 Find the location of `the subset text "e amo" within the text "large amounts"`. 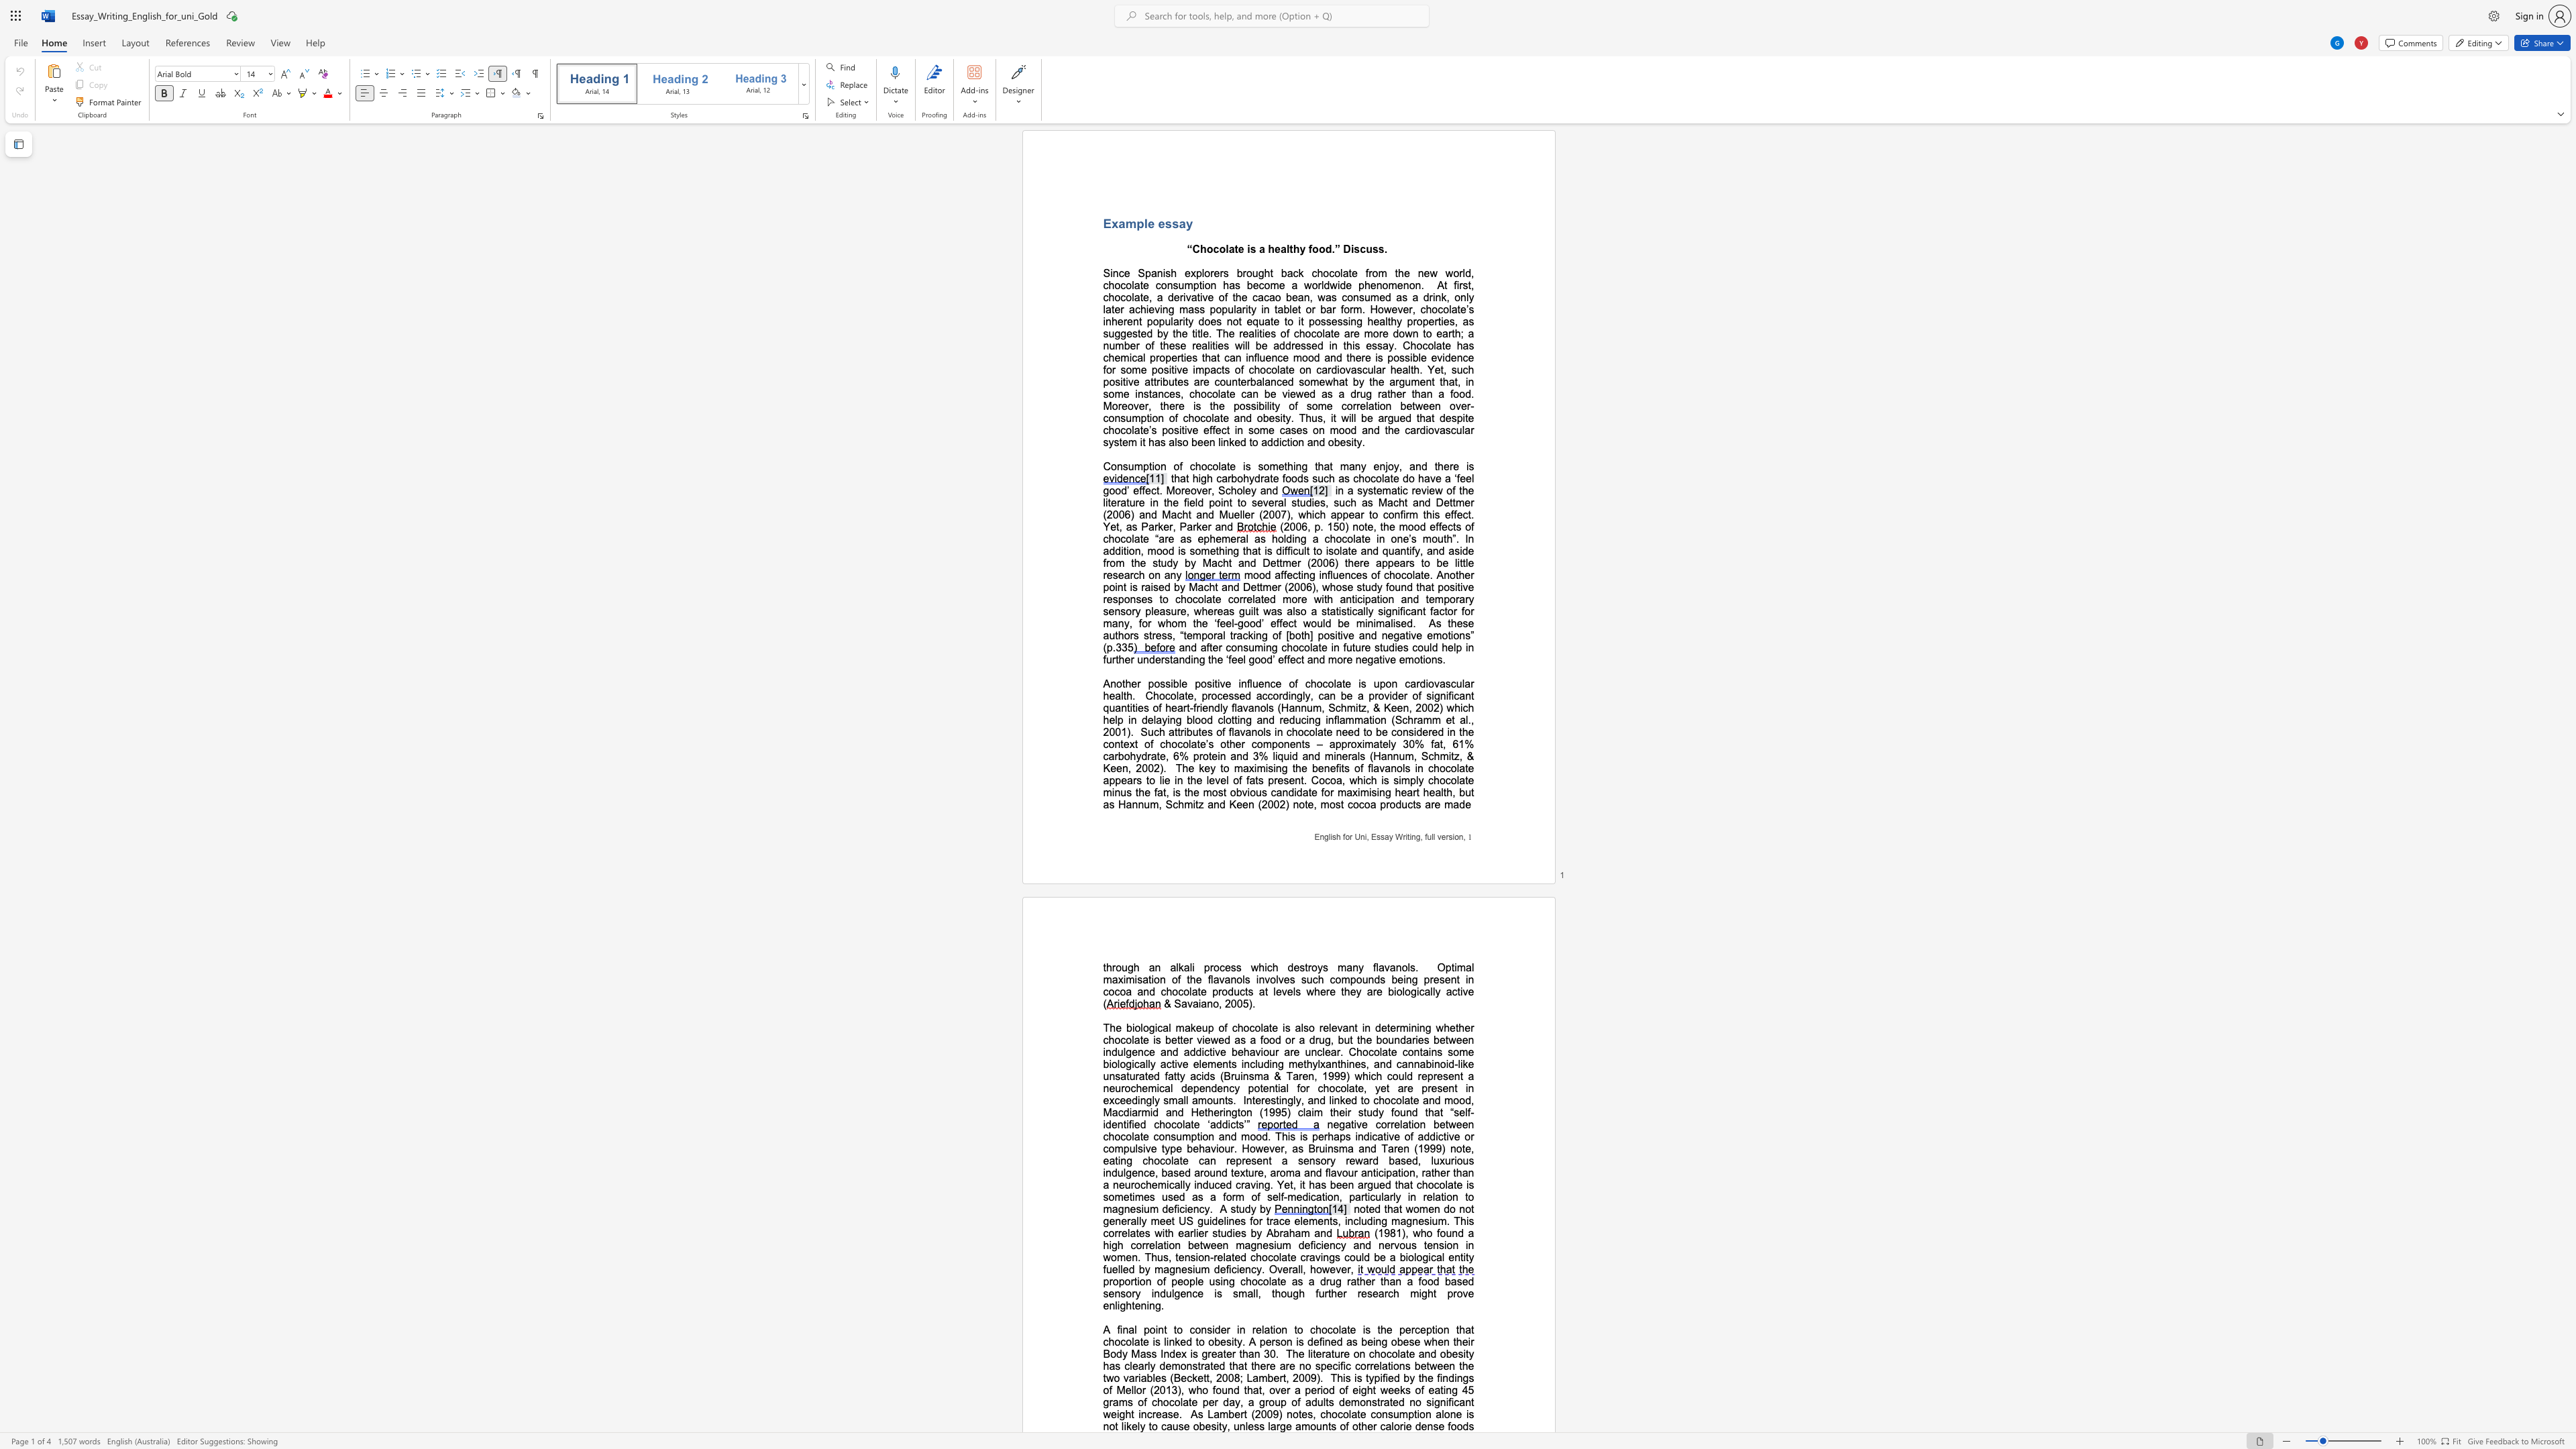

the subset text "e amo" within the text "large amounts" is located at coordinates (1284, 1426).